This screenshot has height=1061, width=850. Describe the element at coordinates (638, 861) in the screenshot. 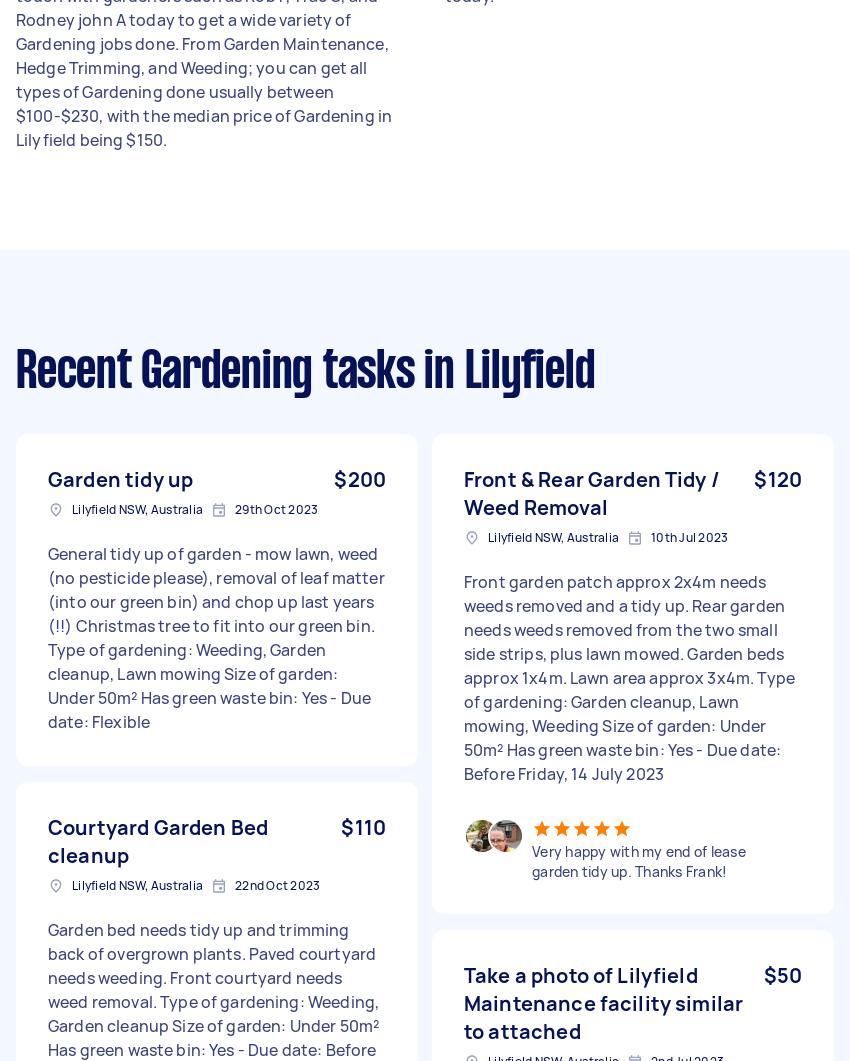

I see `'Very happy with my end of lease garden tidy up. Thanks Frank!'` at that location.